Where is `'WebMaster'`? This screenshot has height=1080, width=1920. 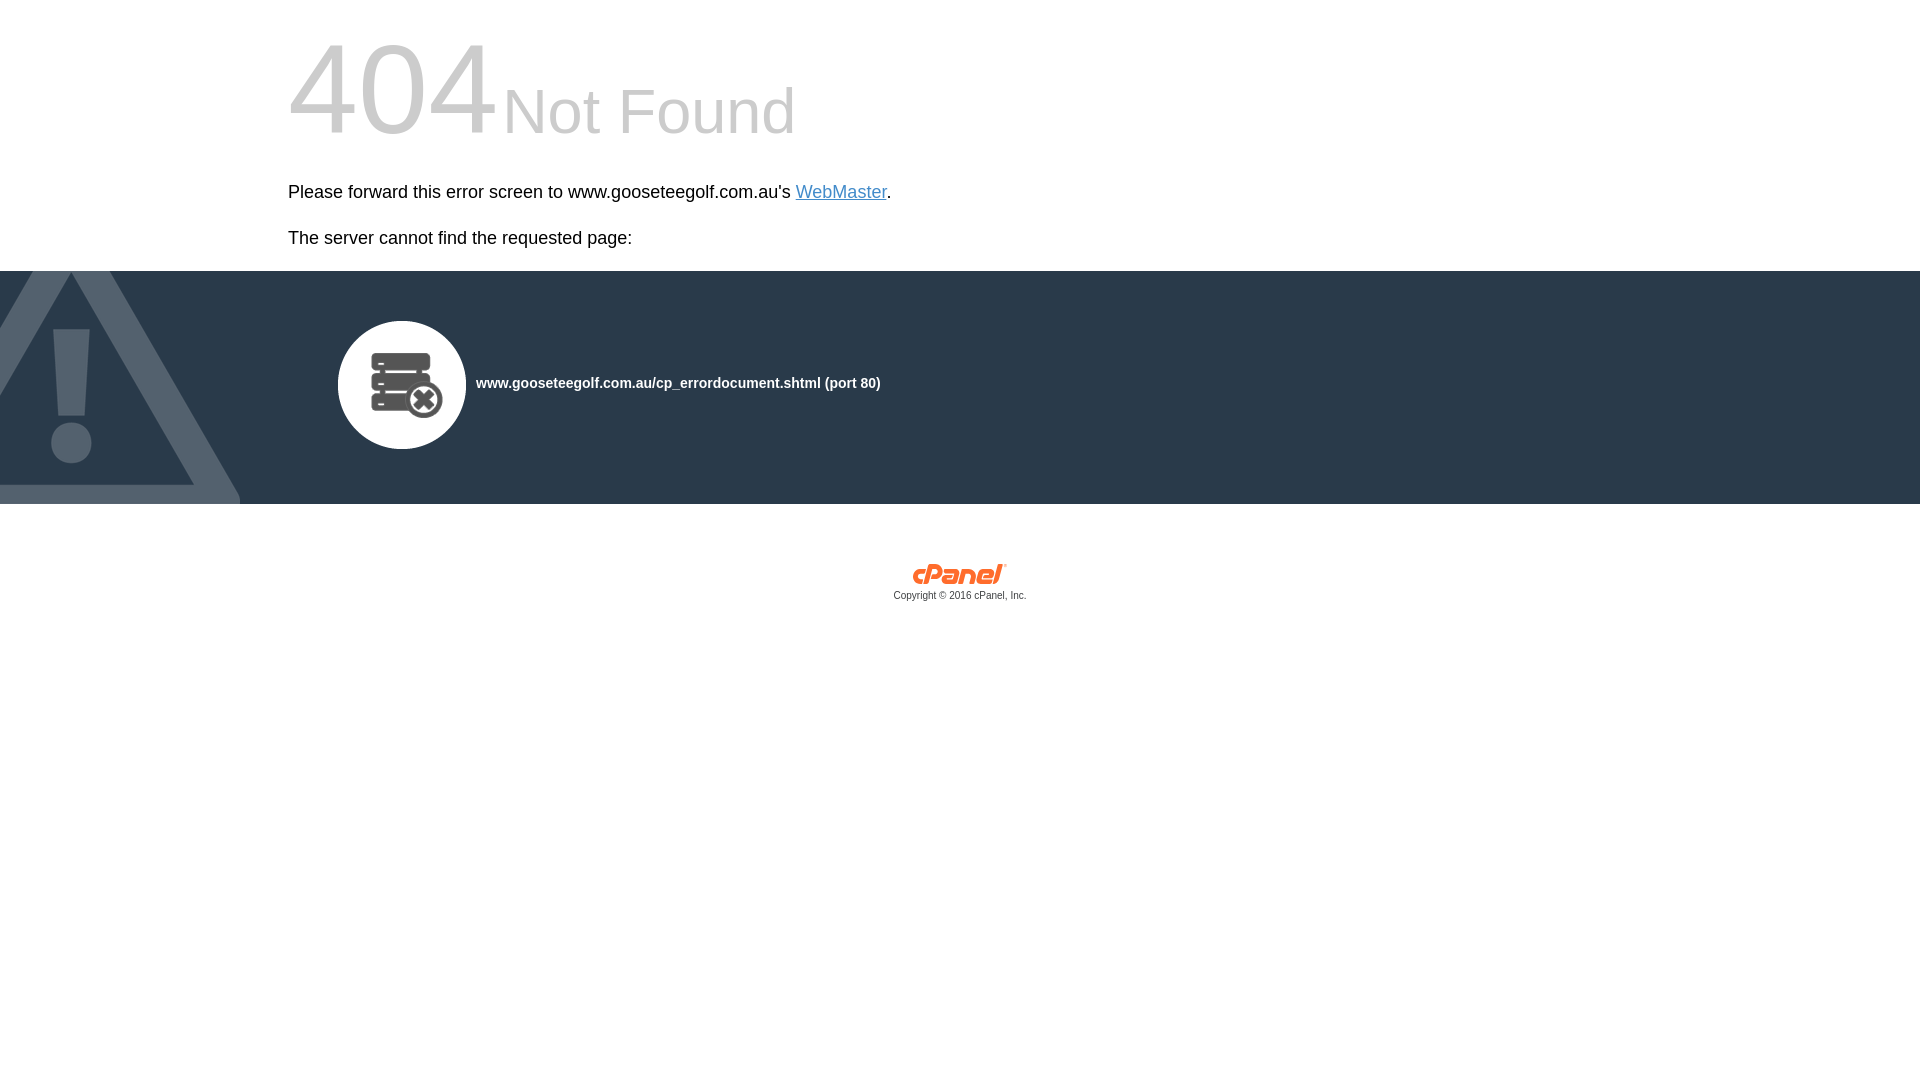 'WebMaster' is located at coordinates (841, 192).